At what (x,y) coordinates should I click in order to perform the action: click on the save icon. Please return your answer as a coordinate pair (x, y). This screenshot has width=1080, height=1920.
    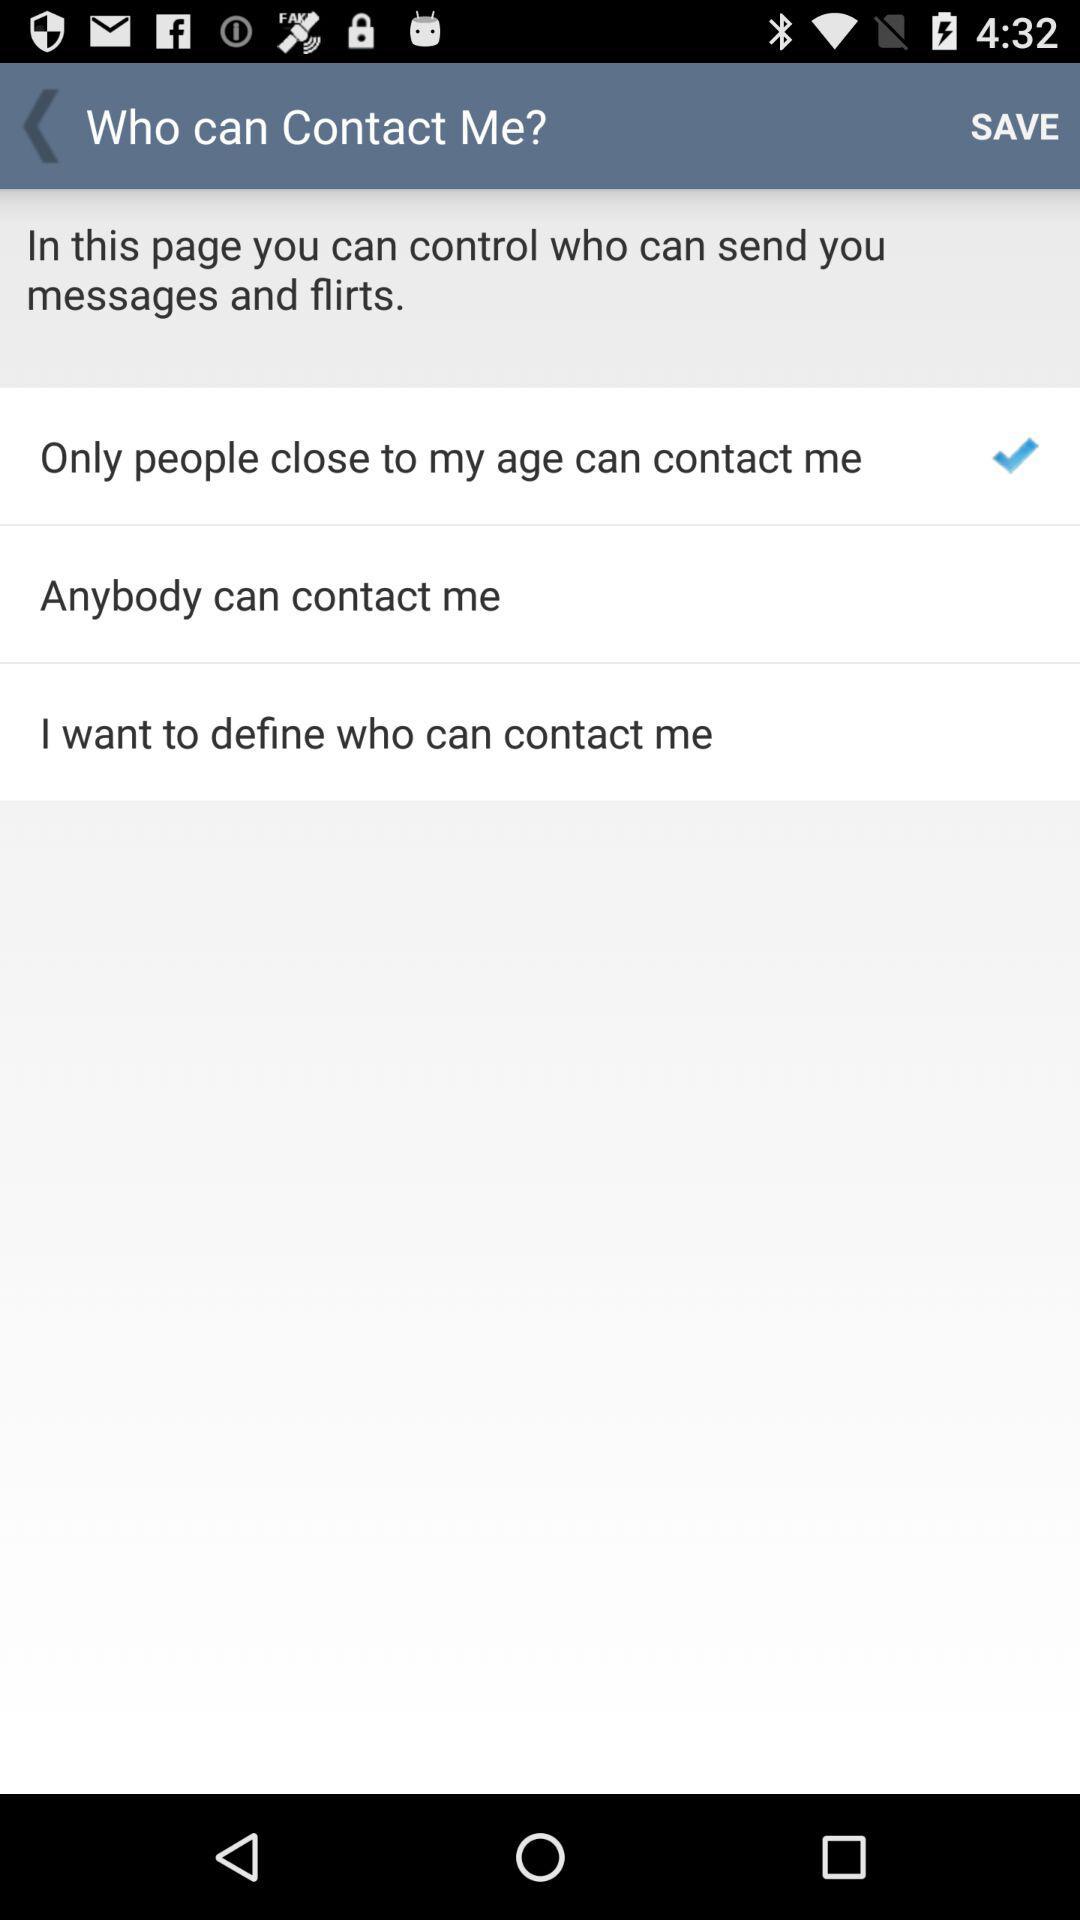
    Looking at the image, I should click on (1014, 124).